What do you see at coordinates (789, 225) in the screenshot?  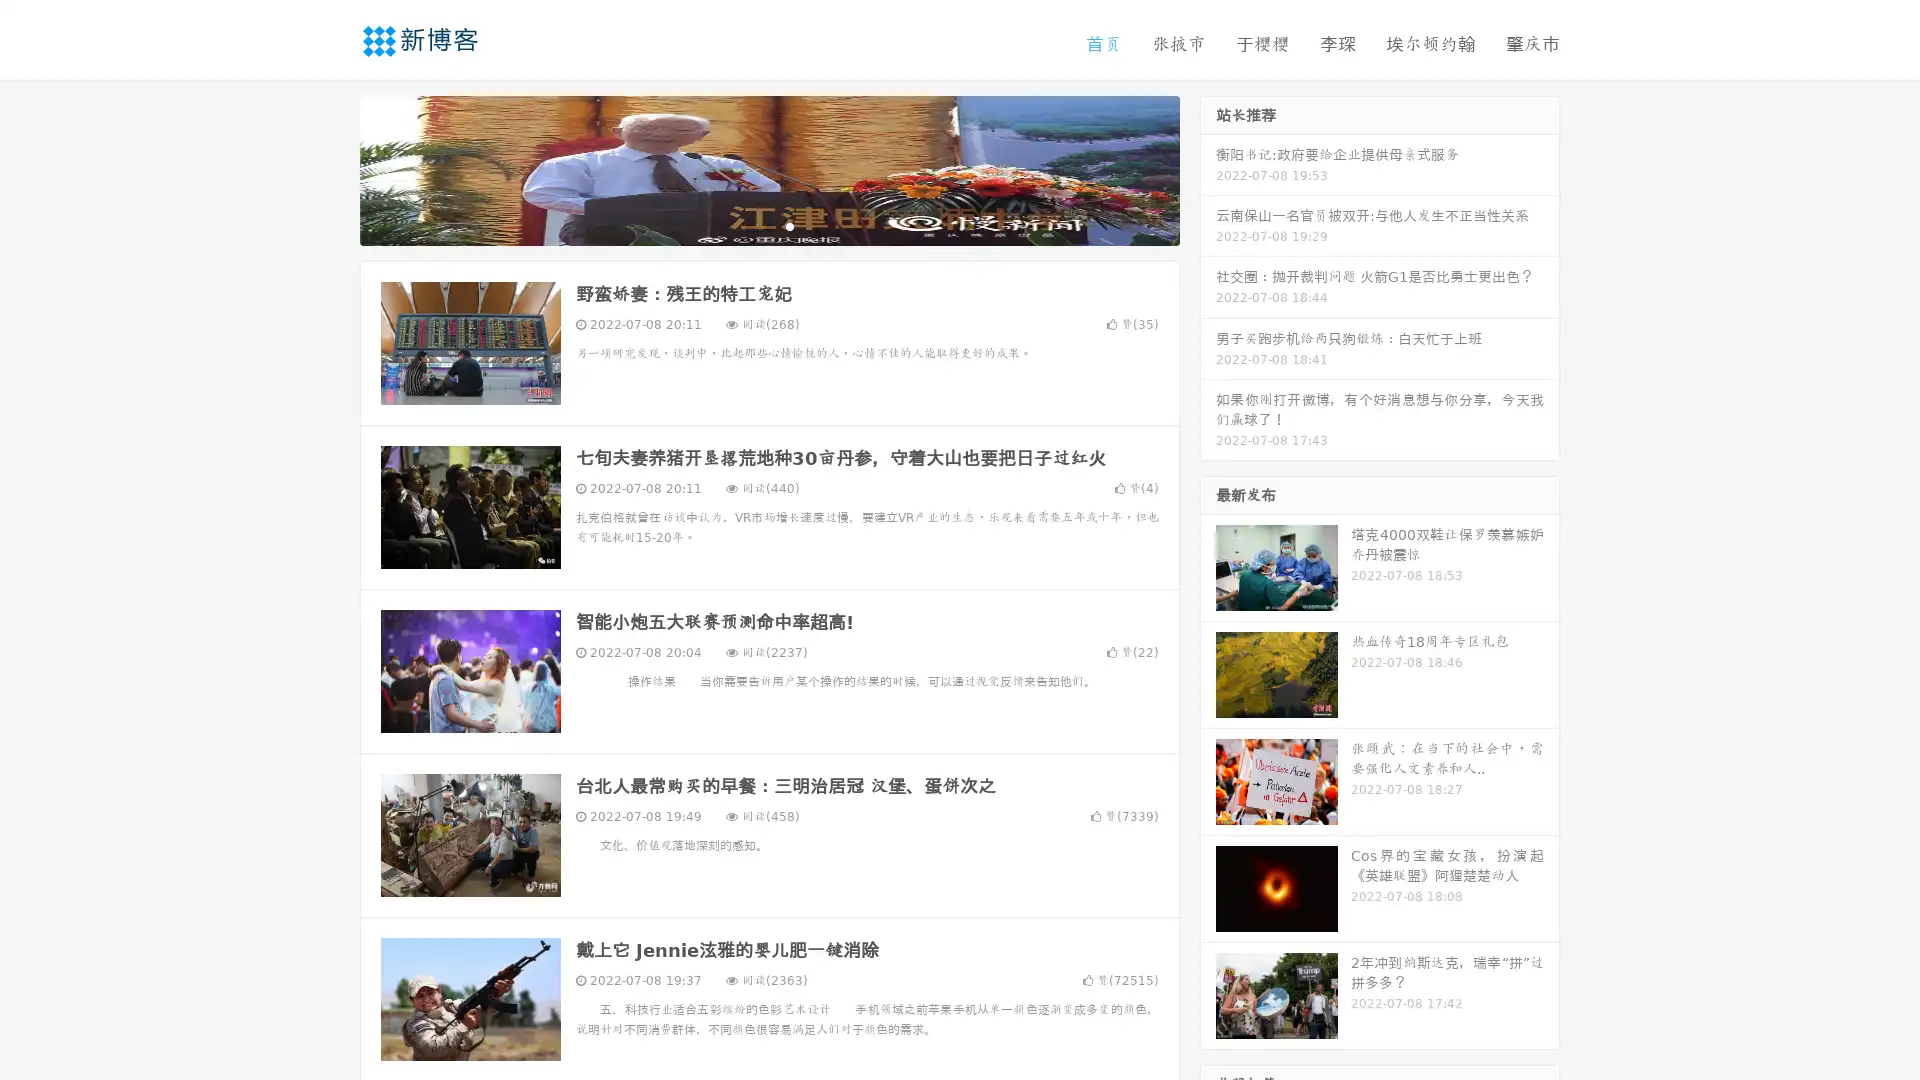 I see `Go to slide 3` at bounding box center [789, 225].